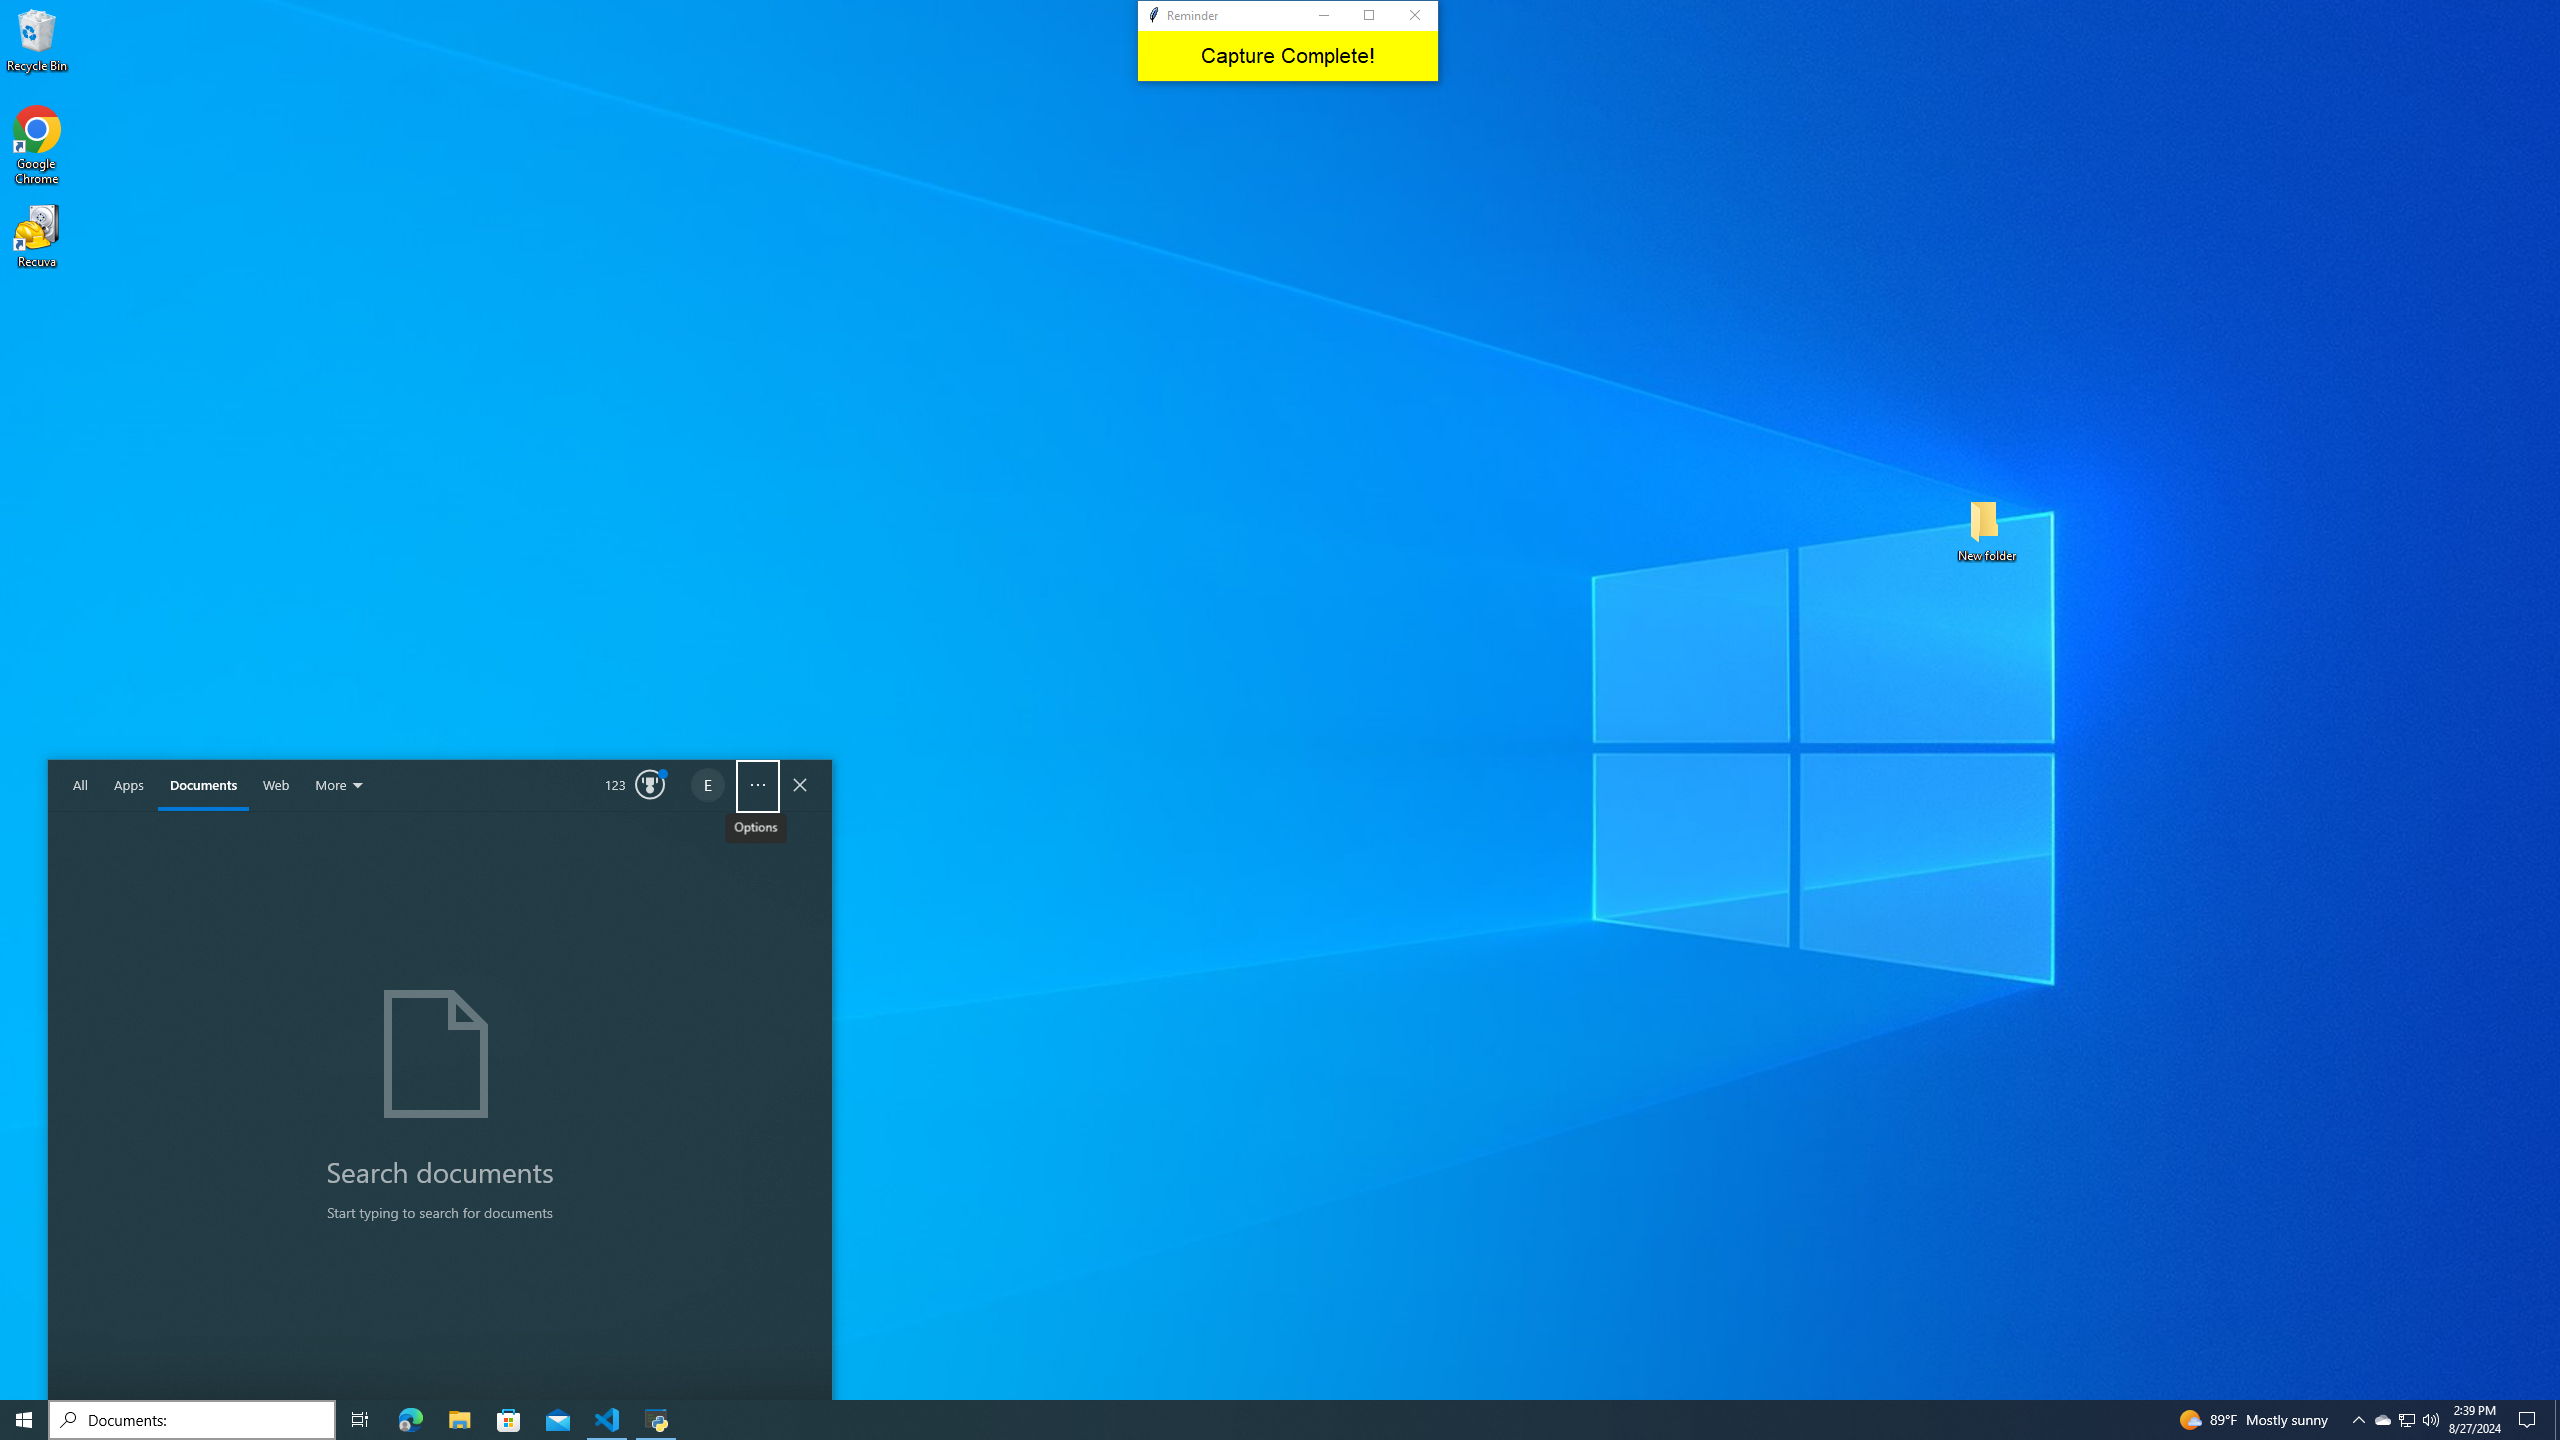  What do you see at coordinates (276, 785) in the screenshot?
I see `'Web'` at bounding box center [276, 785].